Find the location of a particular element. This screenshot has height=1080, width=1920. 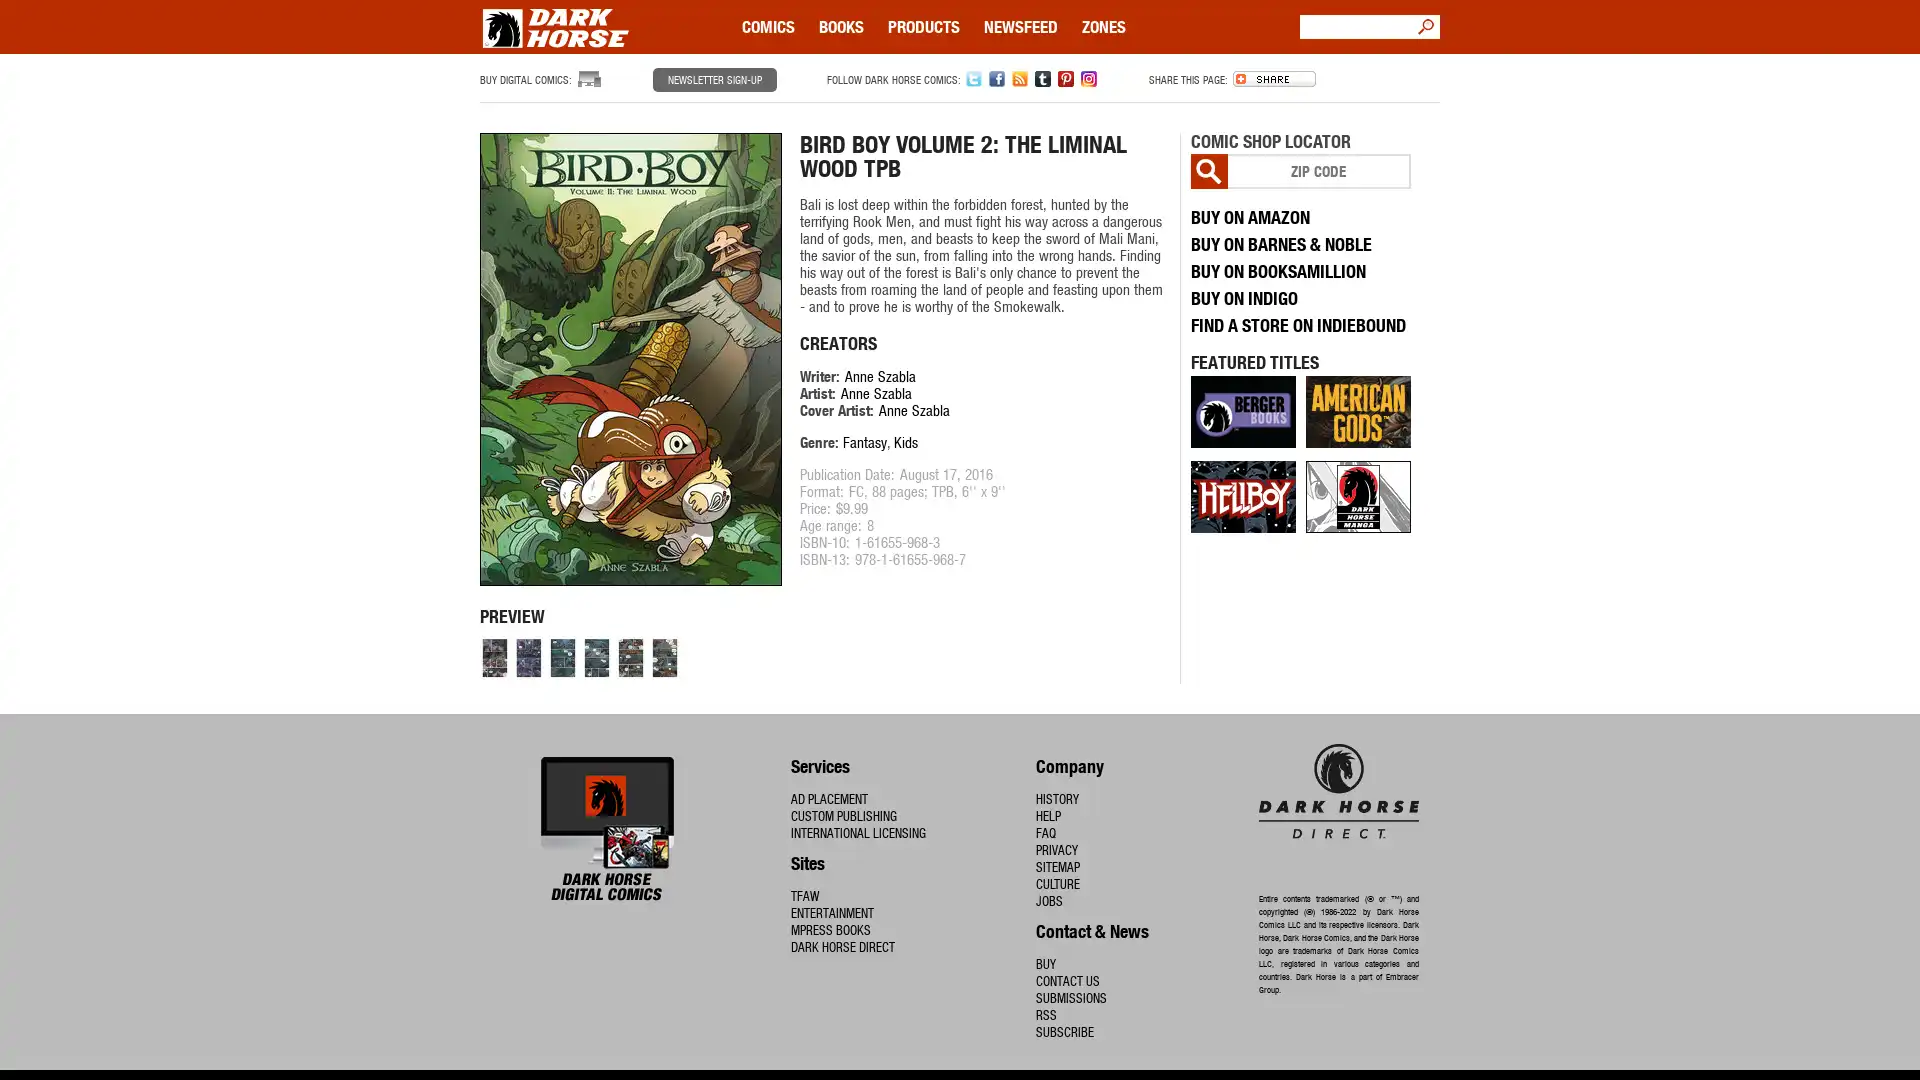

Go is located at coordinates (1424, 27).